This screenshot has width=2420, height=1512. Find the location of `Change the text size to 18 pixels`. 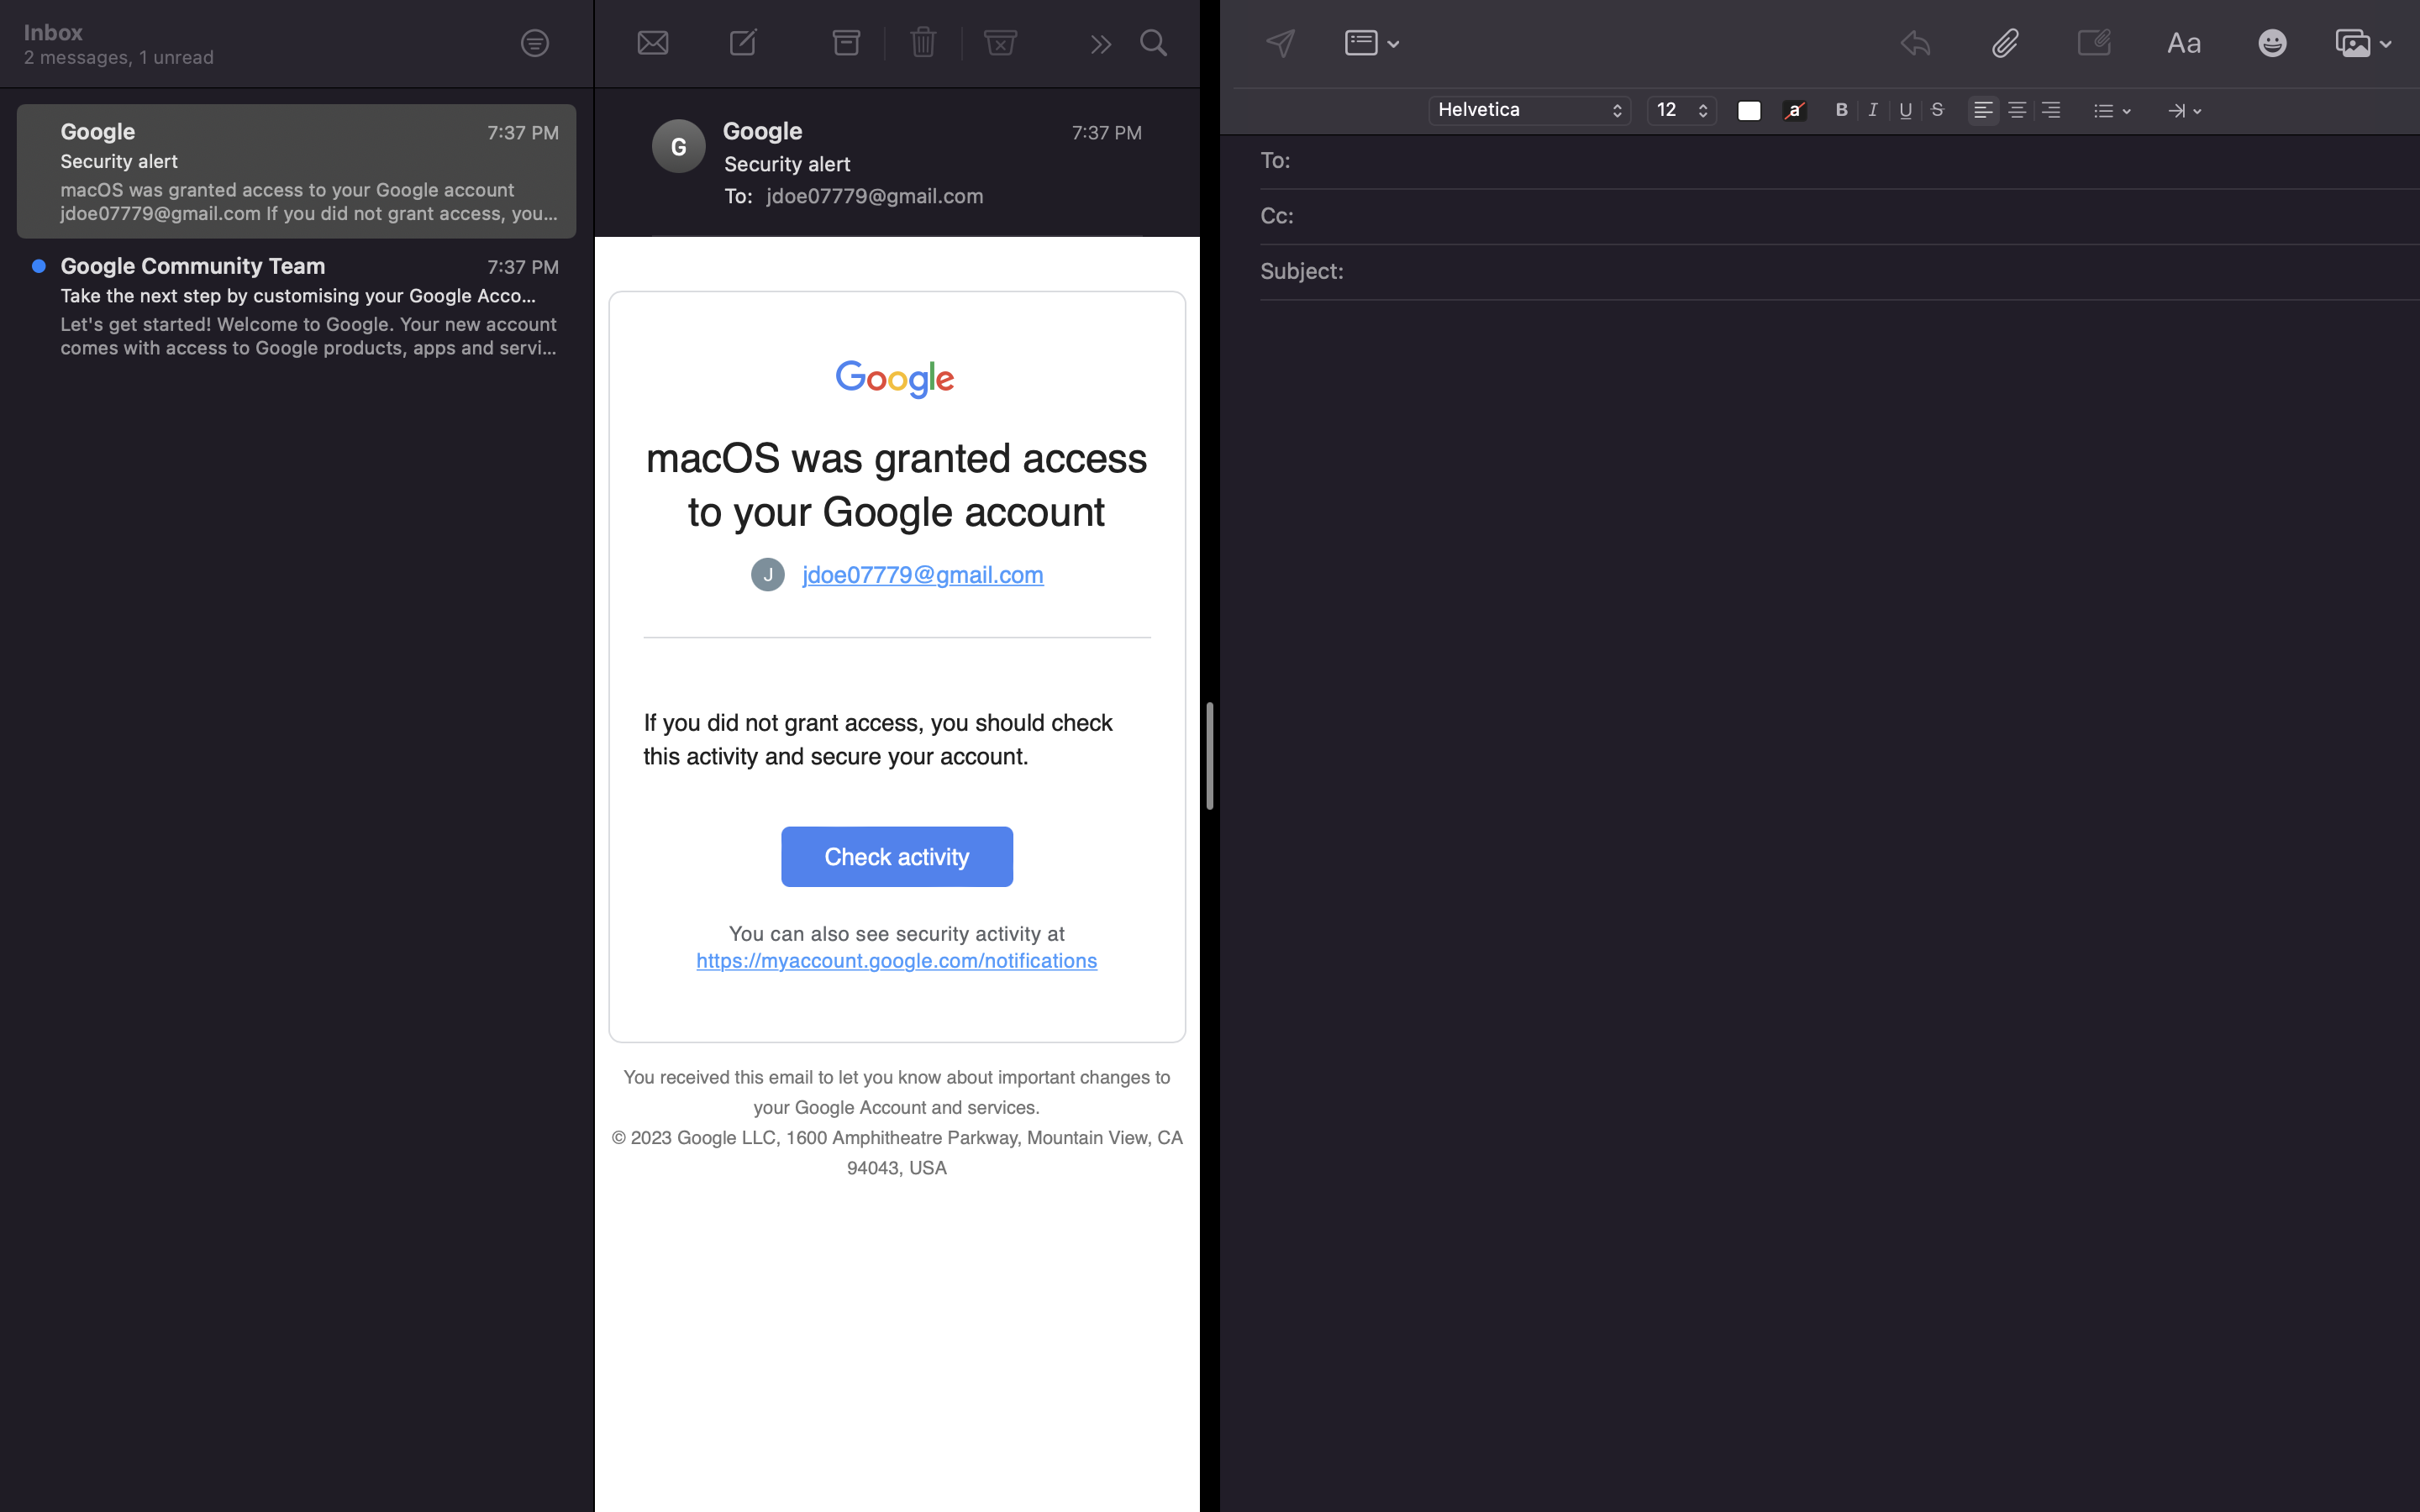

Change the text size to 18 pixels is located at coordinates (1681, 111).